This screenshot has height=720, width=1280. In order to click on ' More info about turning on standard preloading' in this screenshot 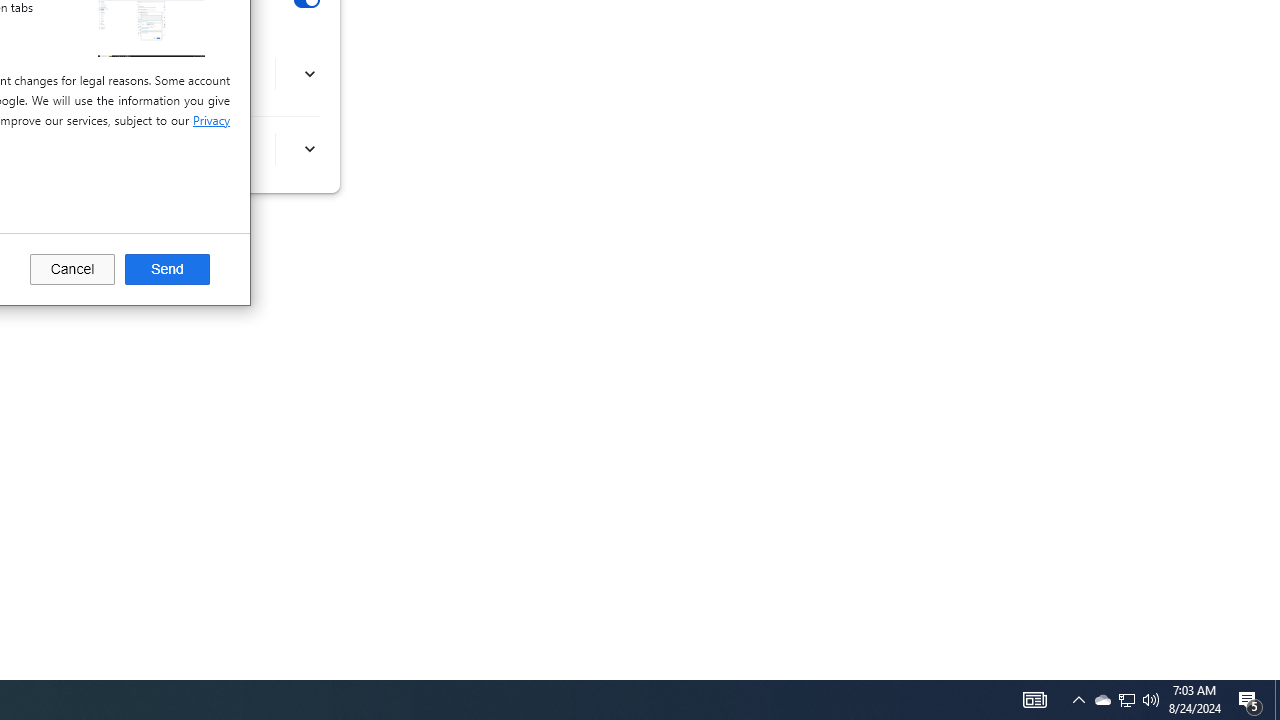, I will do `click(308, 148)`.